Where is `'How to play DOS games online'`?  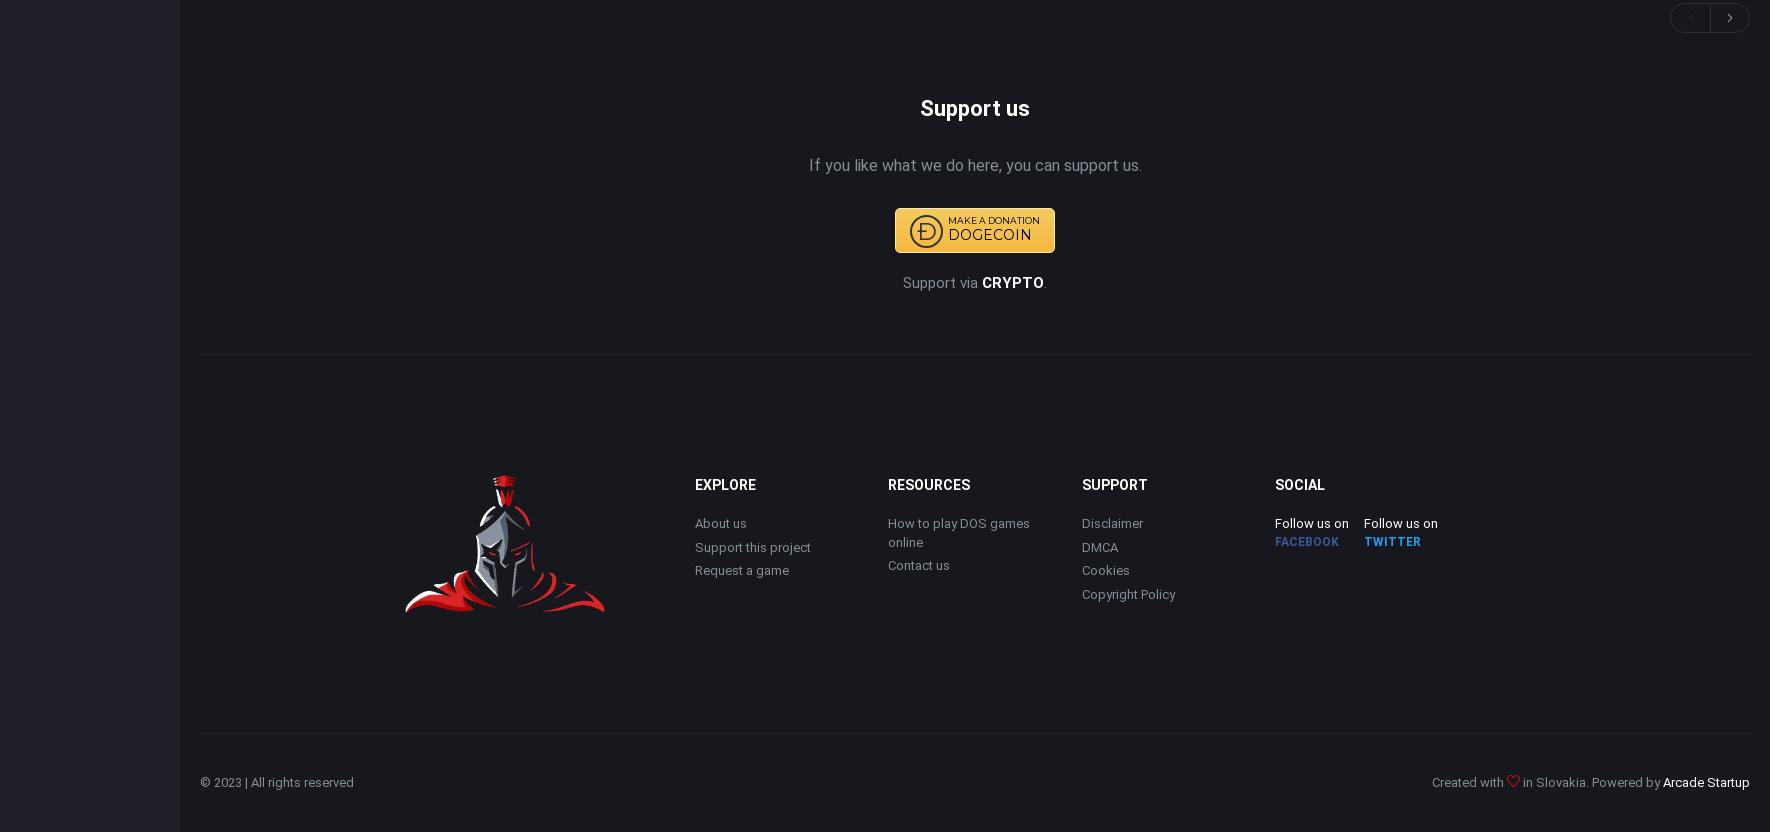
'How to play DOS games online' is located at coordinates (957, 531).